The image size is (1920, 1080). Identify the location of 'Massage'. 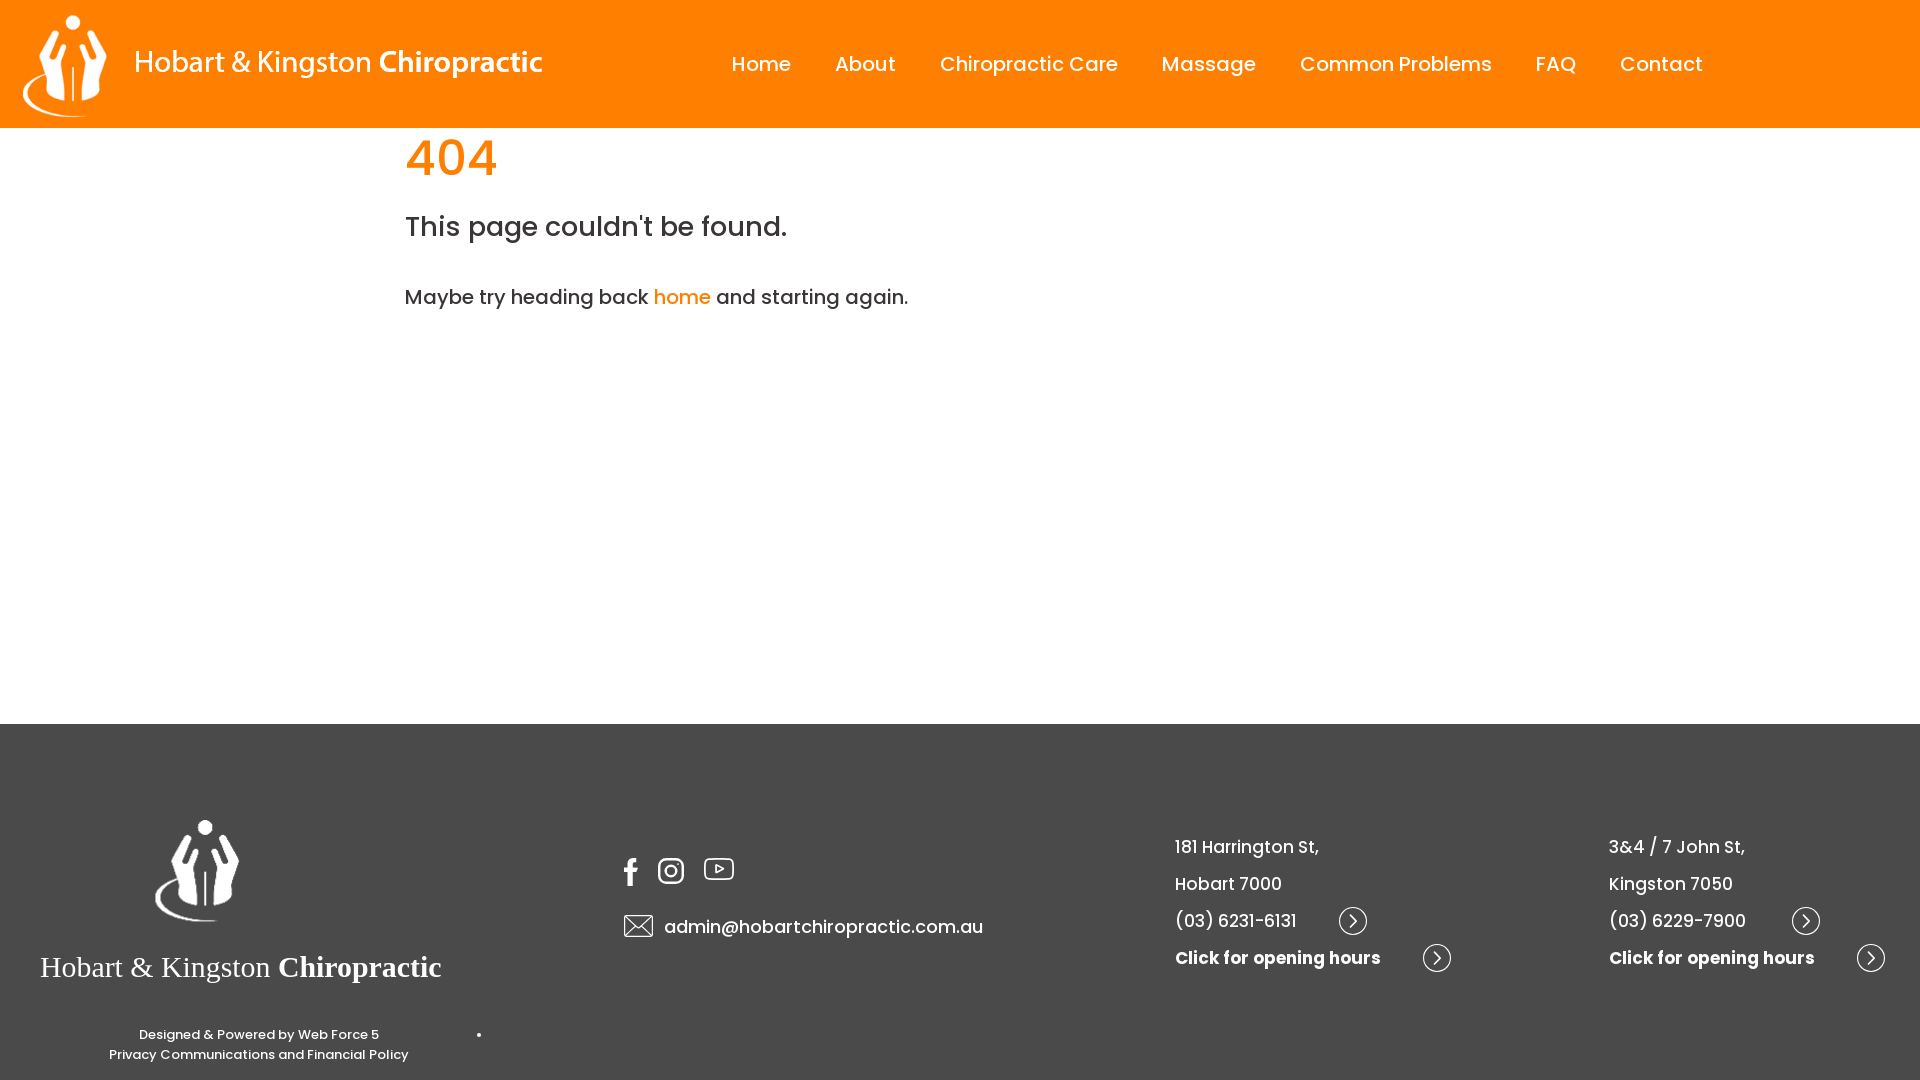
(1208, 63).